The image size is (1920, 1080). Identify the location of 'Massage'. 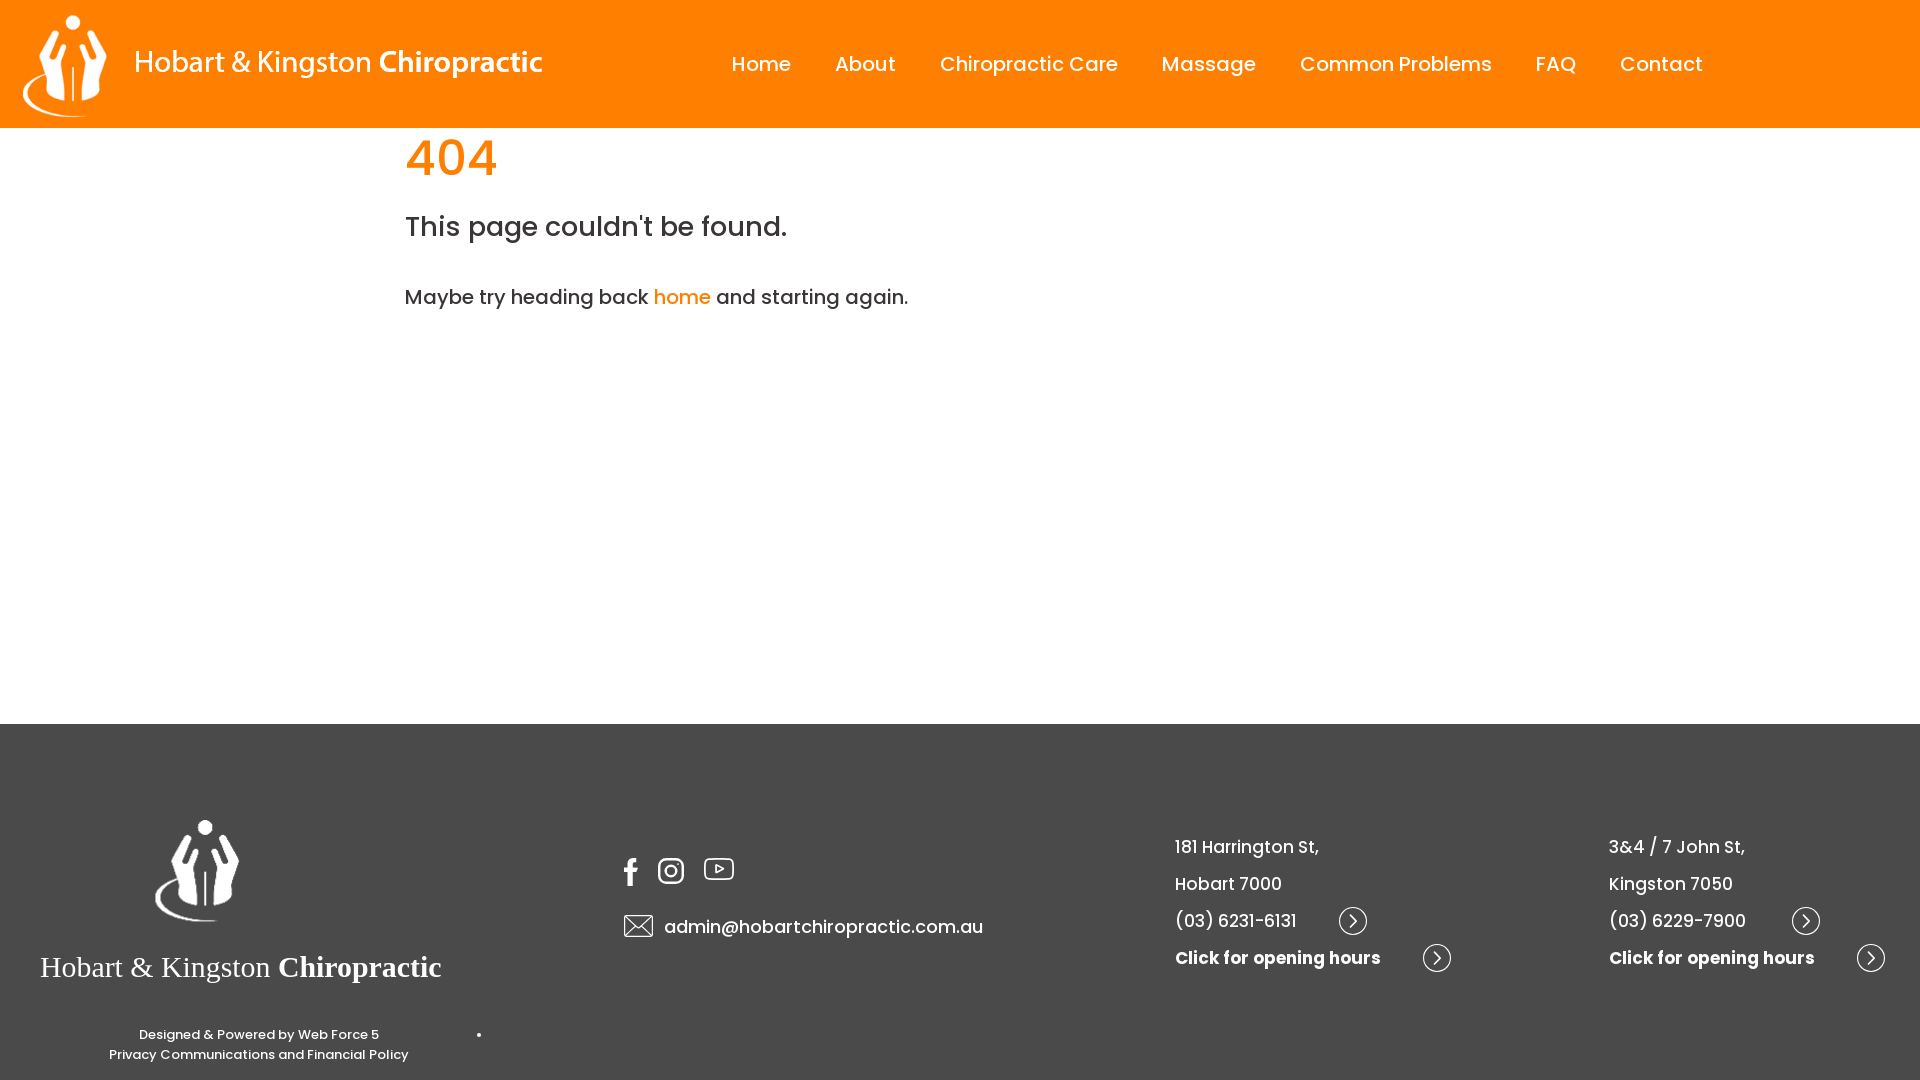
(1208, 63).